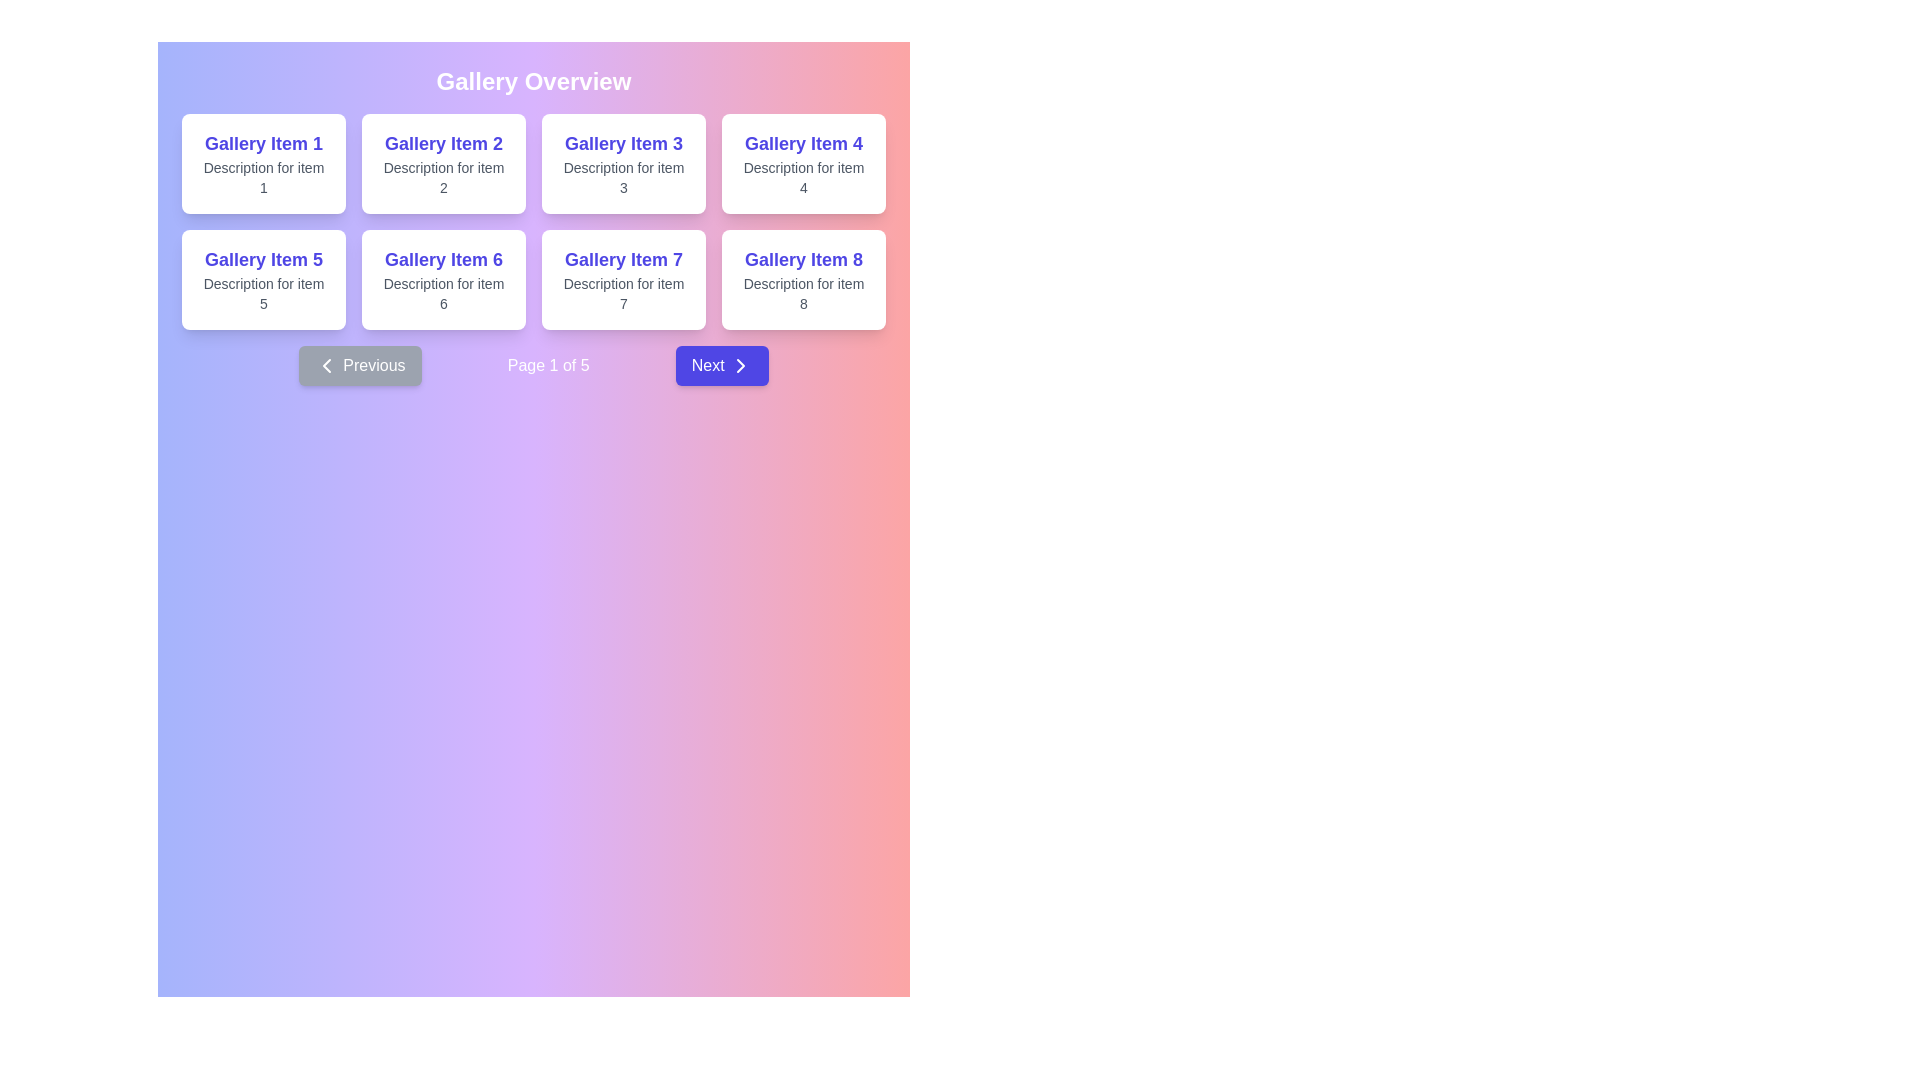  I want to click on the text label displaying 'Gallery Item 3', which is a bold, large, indigo-colored title located in the third position of the first row of gallery items, so click(623, 142).